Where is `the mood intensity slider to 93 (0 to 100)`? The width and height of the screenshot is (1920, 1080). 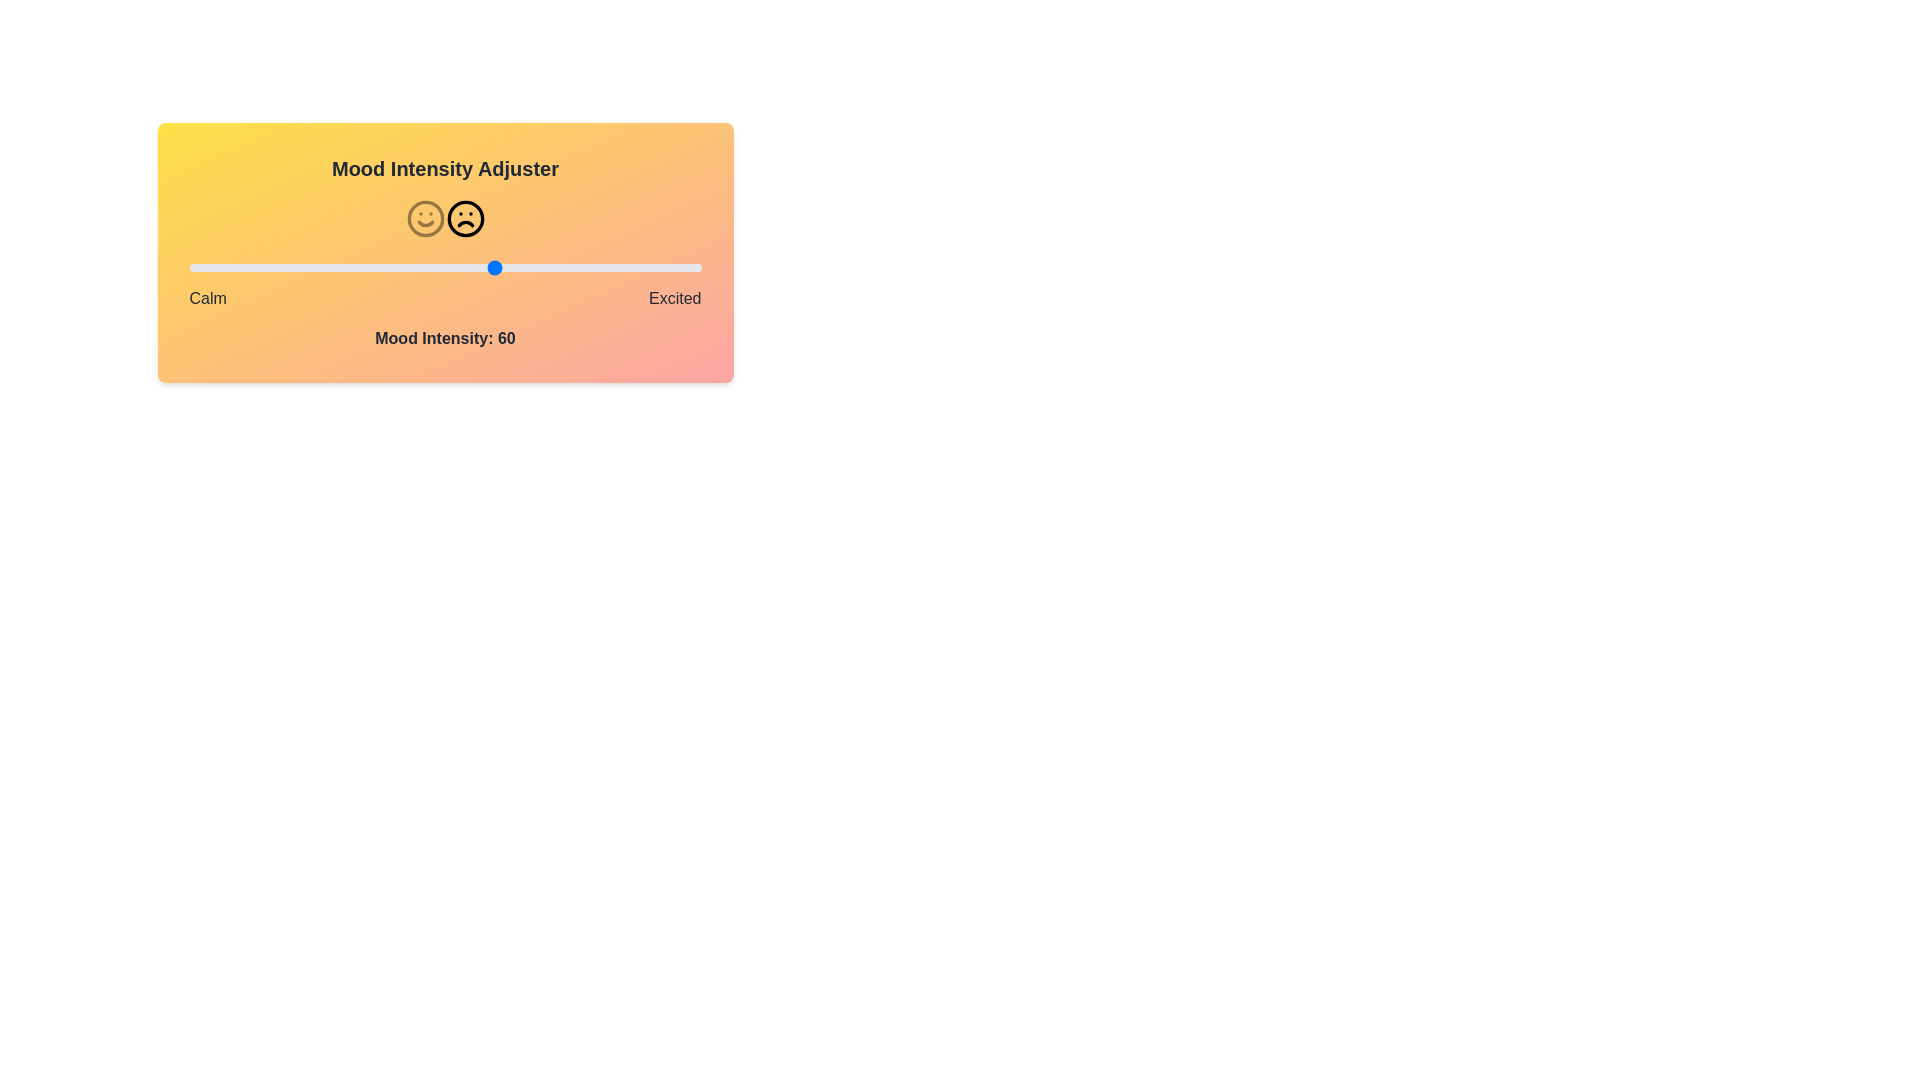 the mood intensity slider to 93 (0 to 100) is located at coordinates (665, 266).